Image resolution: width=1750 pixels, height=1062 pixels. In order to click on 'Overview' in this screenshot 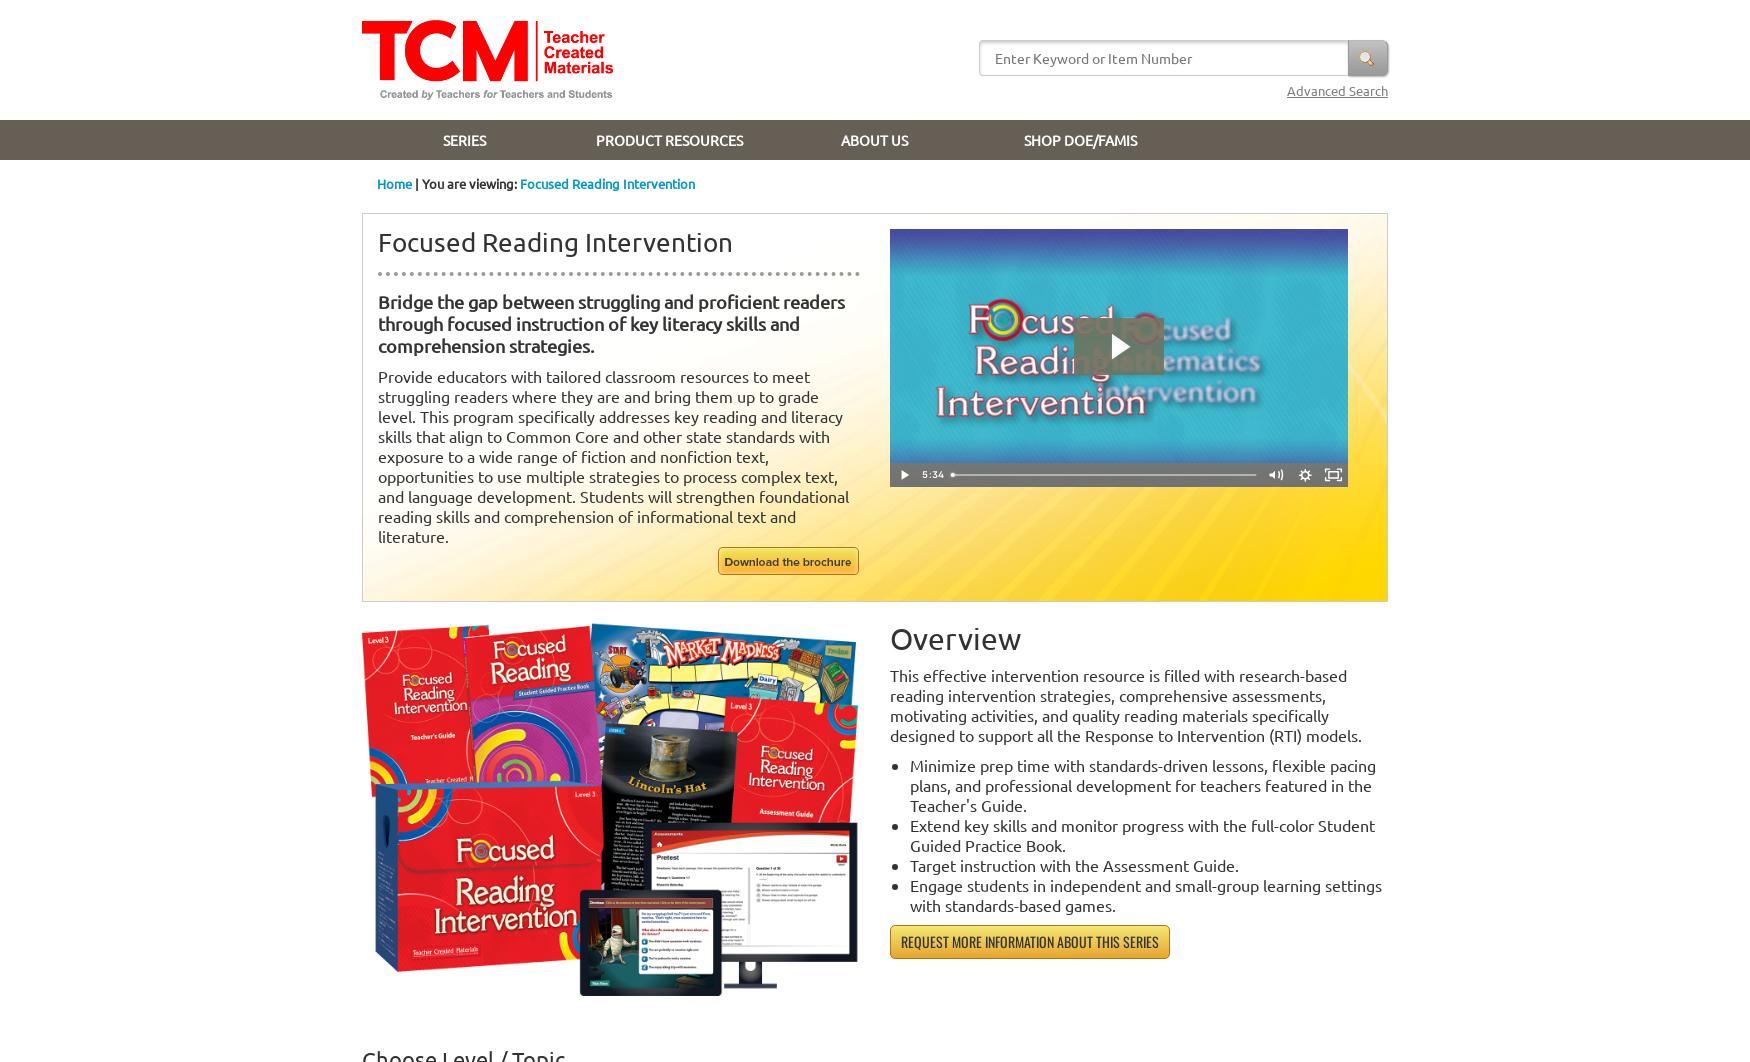, I will do `click(955, 638)`.